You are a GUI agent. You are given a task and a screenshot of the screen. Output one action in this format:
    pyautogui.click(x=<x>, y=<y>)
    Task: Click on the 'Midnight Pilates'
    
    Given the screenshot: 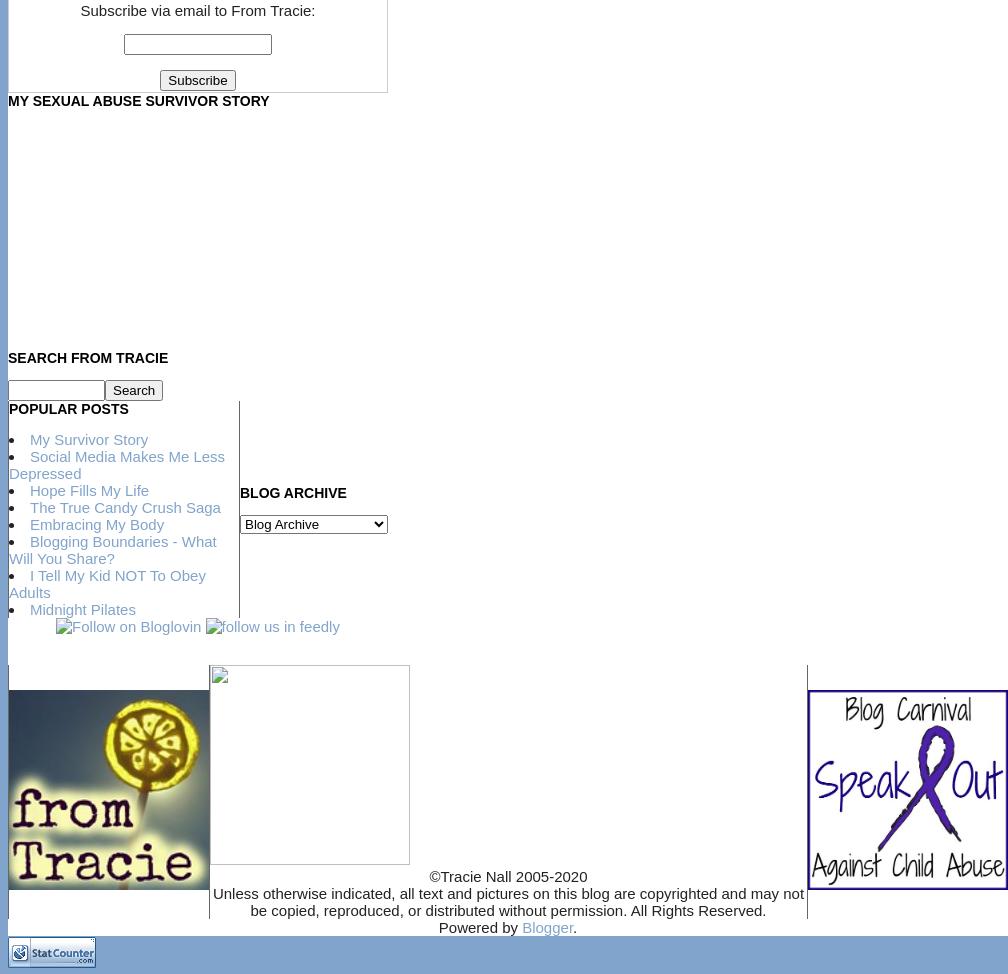 What is the action you would take?
    pyautogui.click(x=82, y=607)
    